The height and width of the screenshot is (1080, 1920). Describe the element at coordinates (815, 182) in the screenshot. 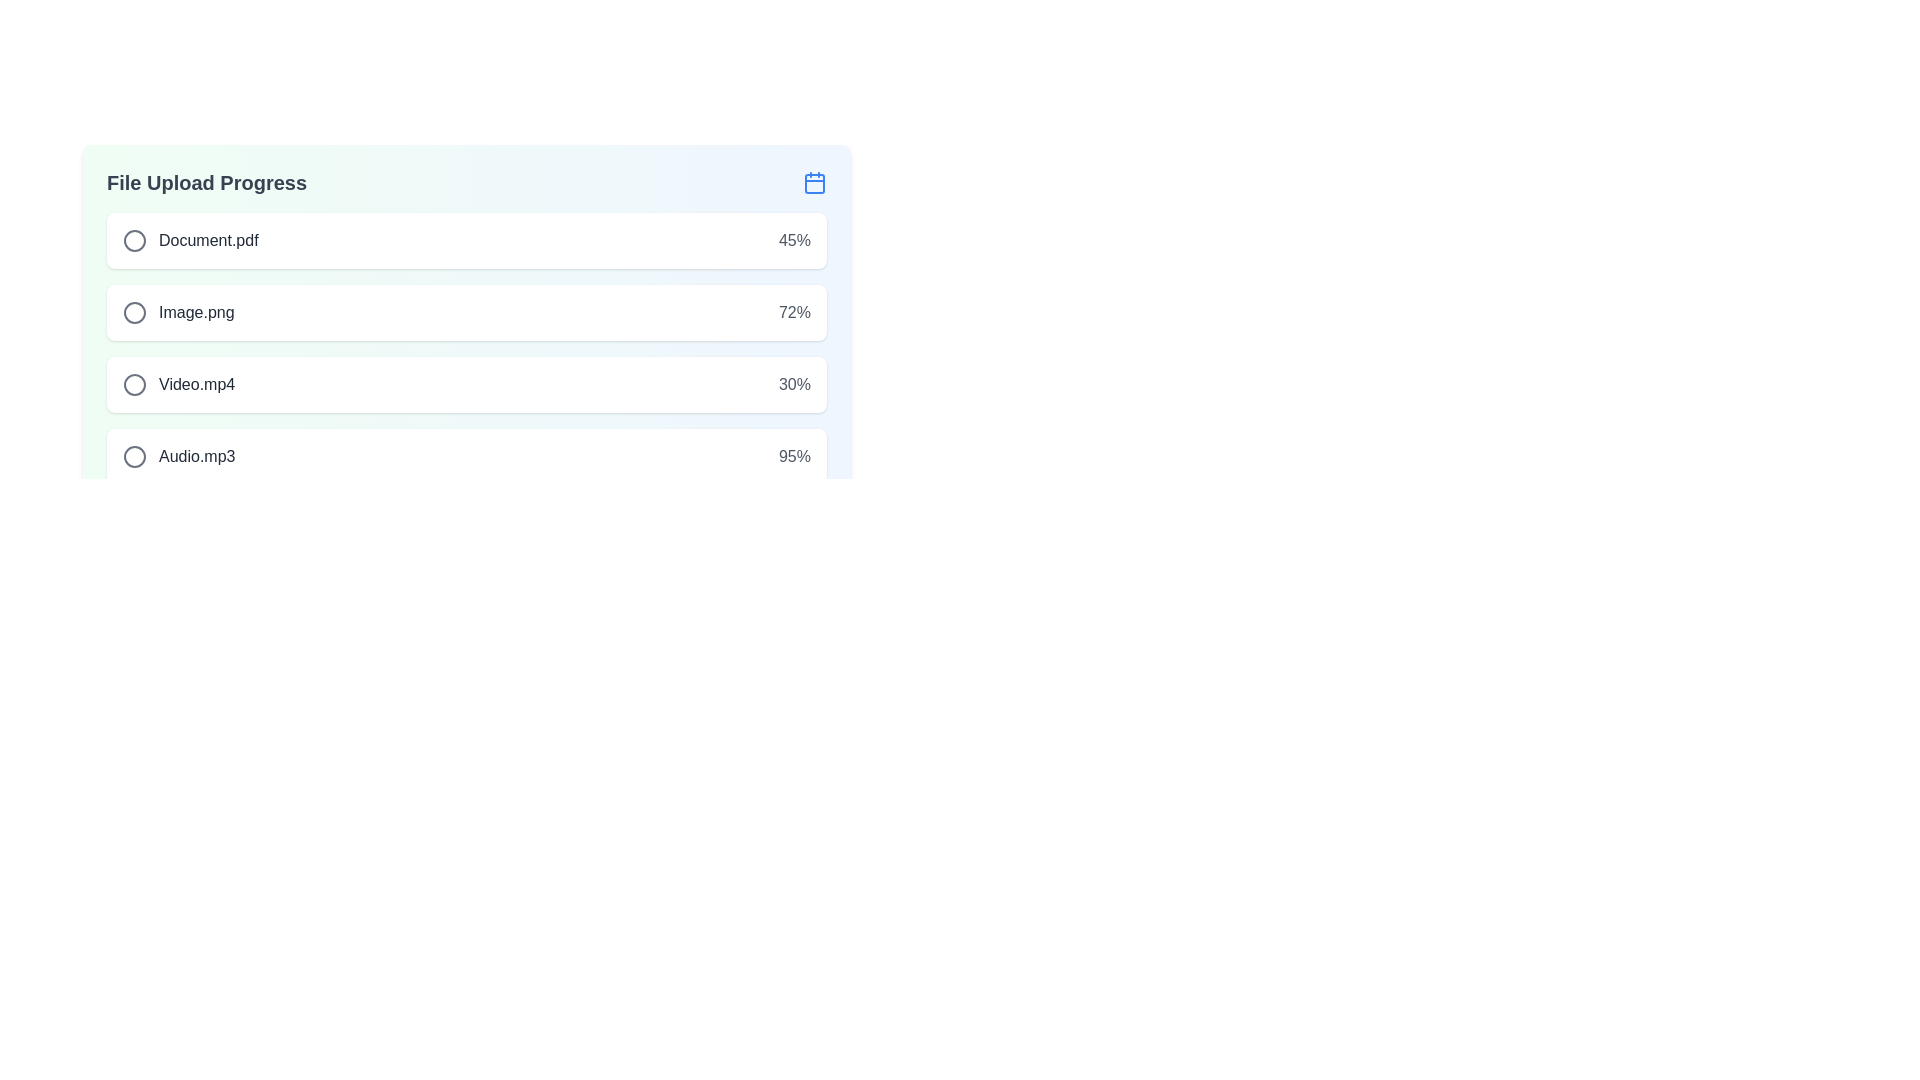

I see `the calendar icon located to the far right of the 'File Upload Progress' header section` at that location.